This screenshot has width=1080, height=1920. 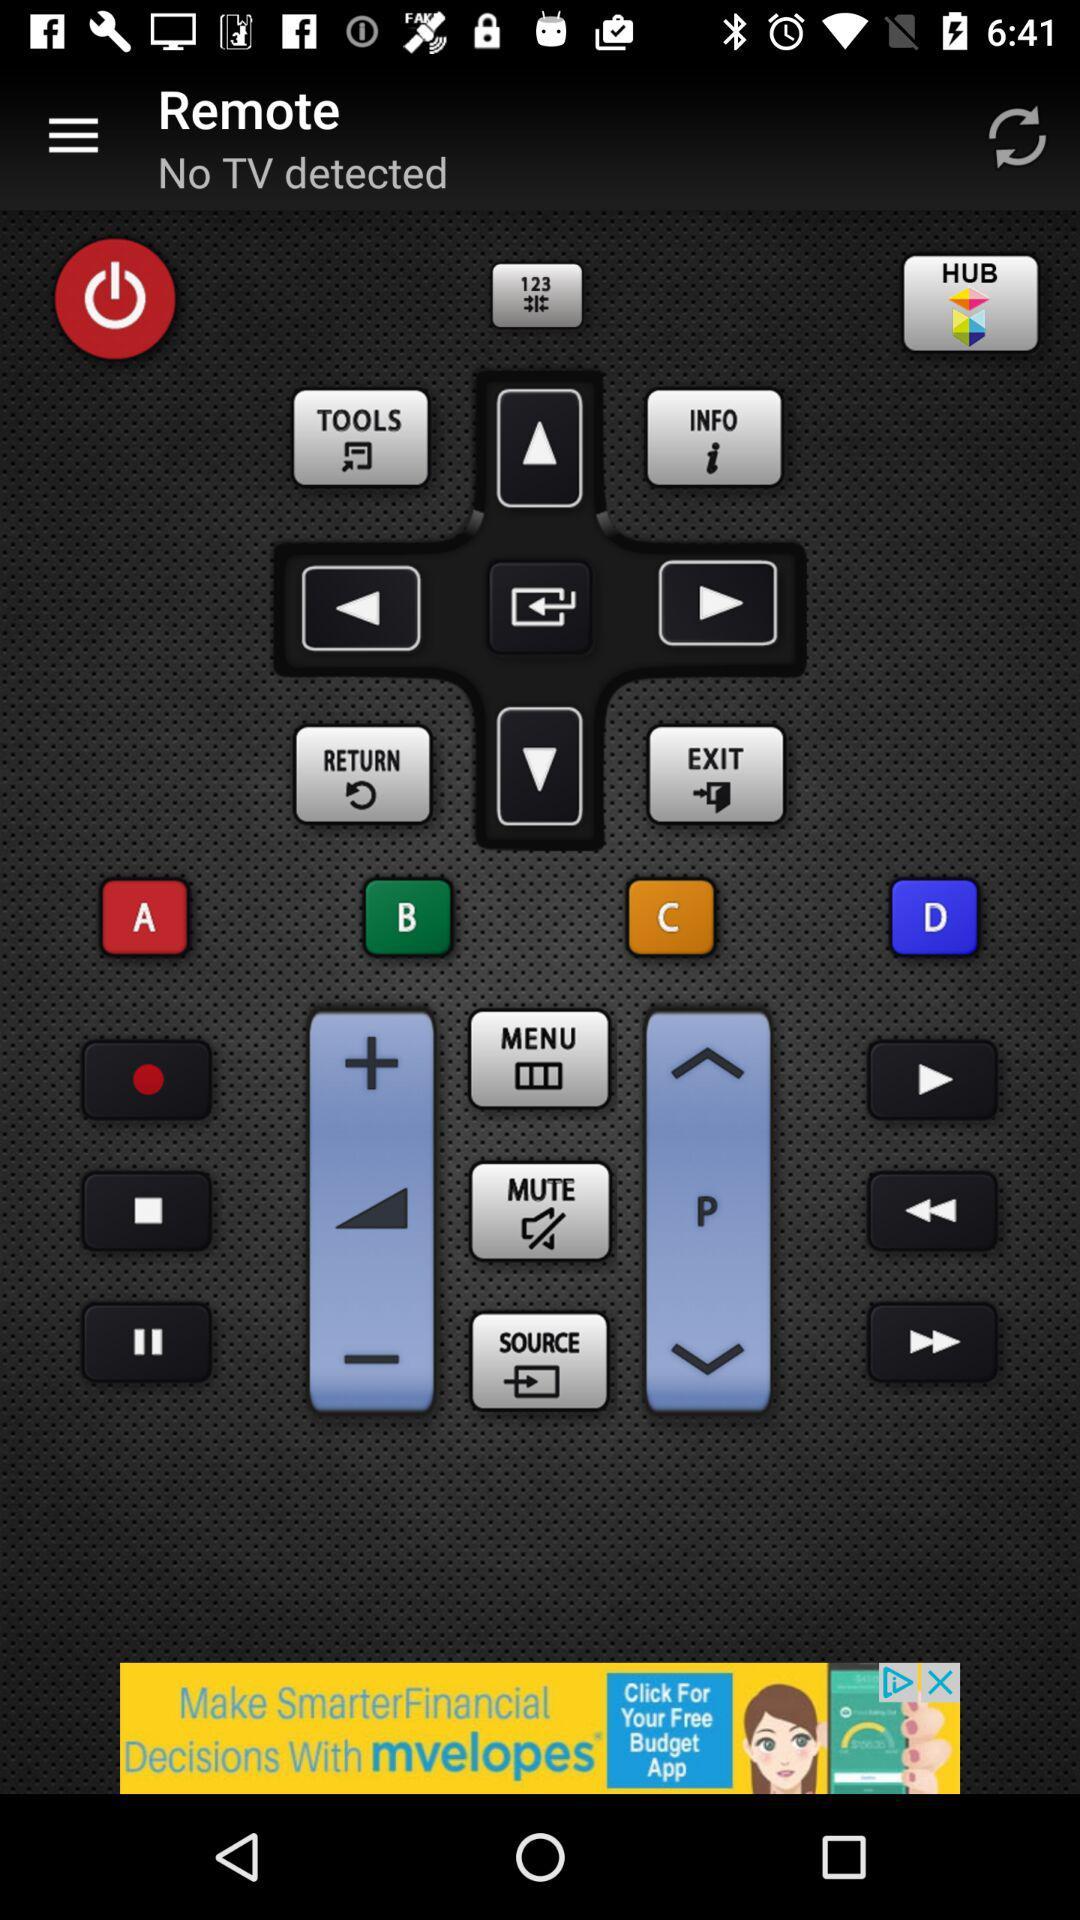 What do you see at coordinates (371, 1359) in the screenshot?
I see `decrease volume` at bounding box center [371, 1359].